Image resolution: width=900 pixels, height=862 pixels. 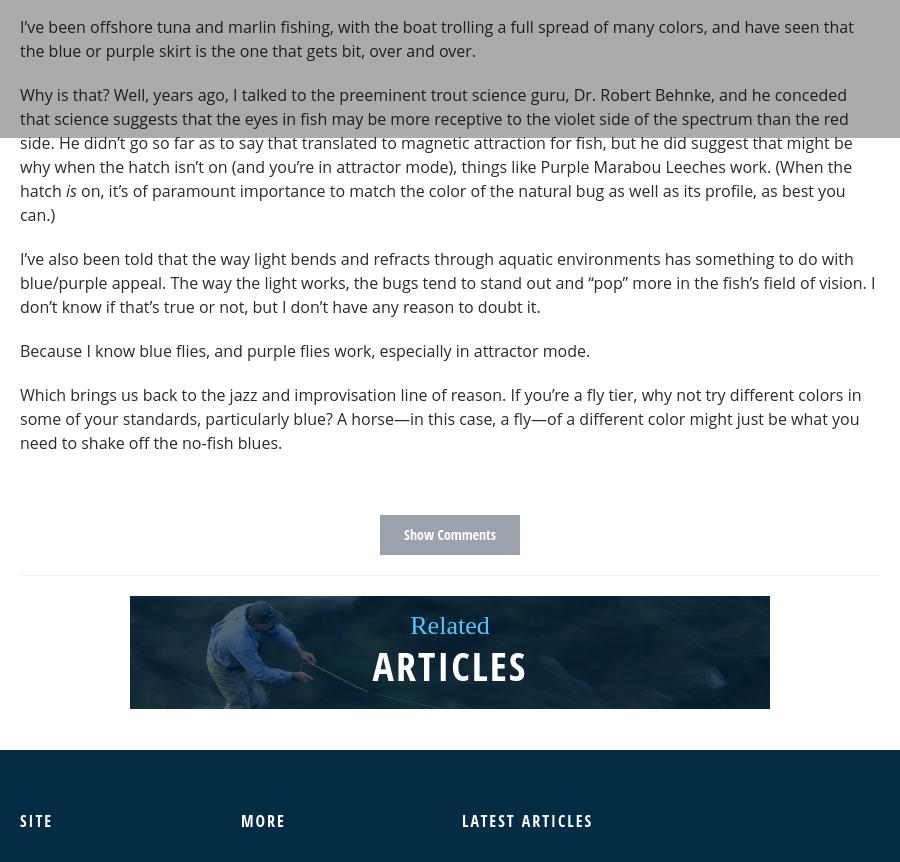 What do you see at coordinates (447, 281) in the screenshot?
I see `'I’ve also been told that the way light bends and refracts through aquatic environments has something to do with blue/purple appeal. The way the light works, the bugs tend to stand out and “pop” more in the fish’s field of vision. I don’t know if that’s true or not, but I don’t have any reason to doubt it.'` at bounding box center [447, 281].